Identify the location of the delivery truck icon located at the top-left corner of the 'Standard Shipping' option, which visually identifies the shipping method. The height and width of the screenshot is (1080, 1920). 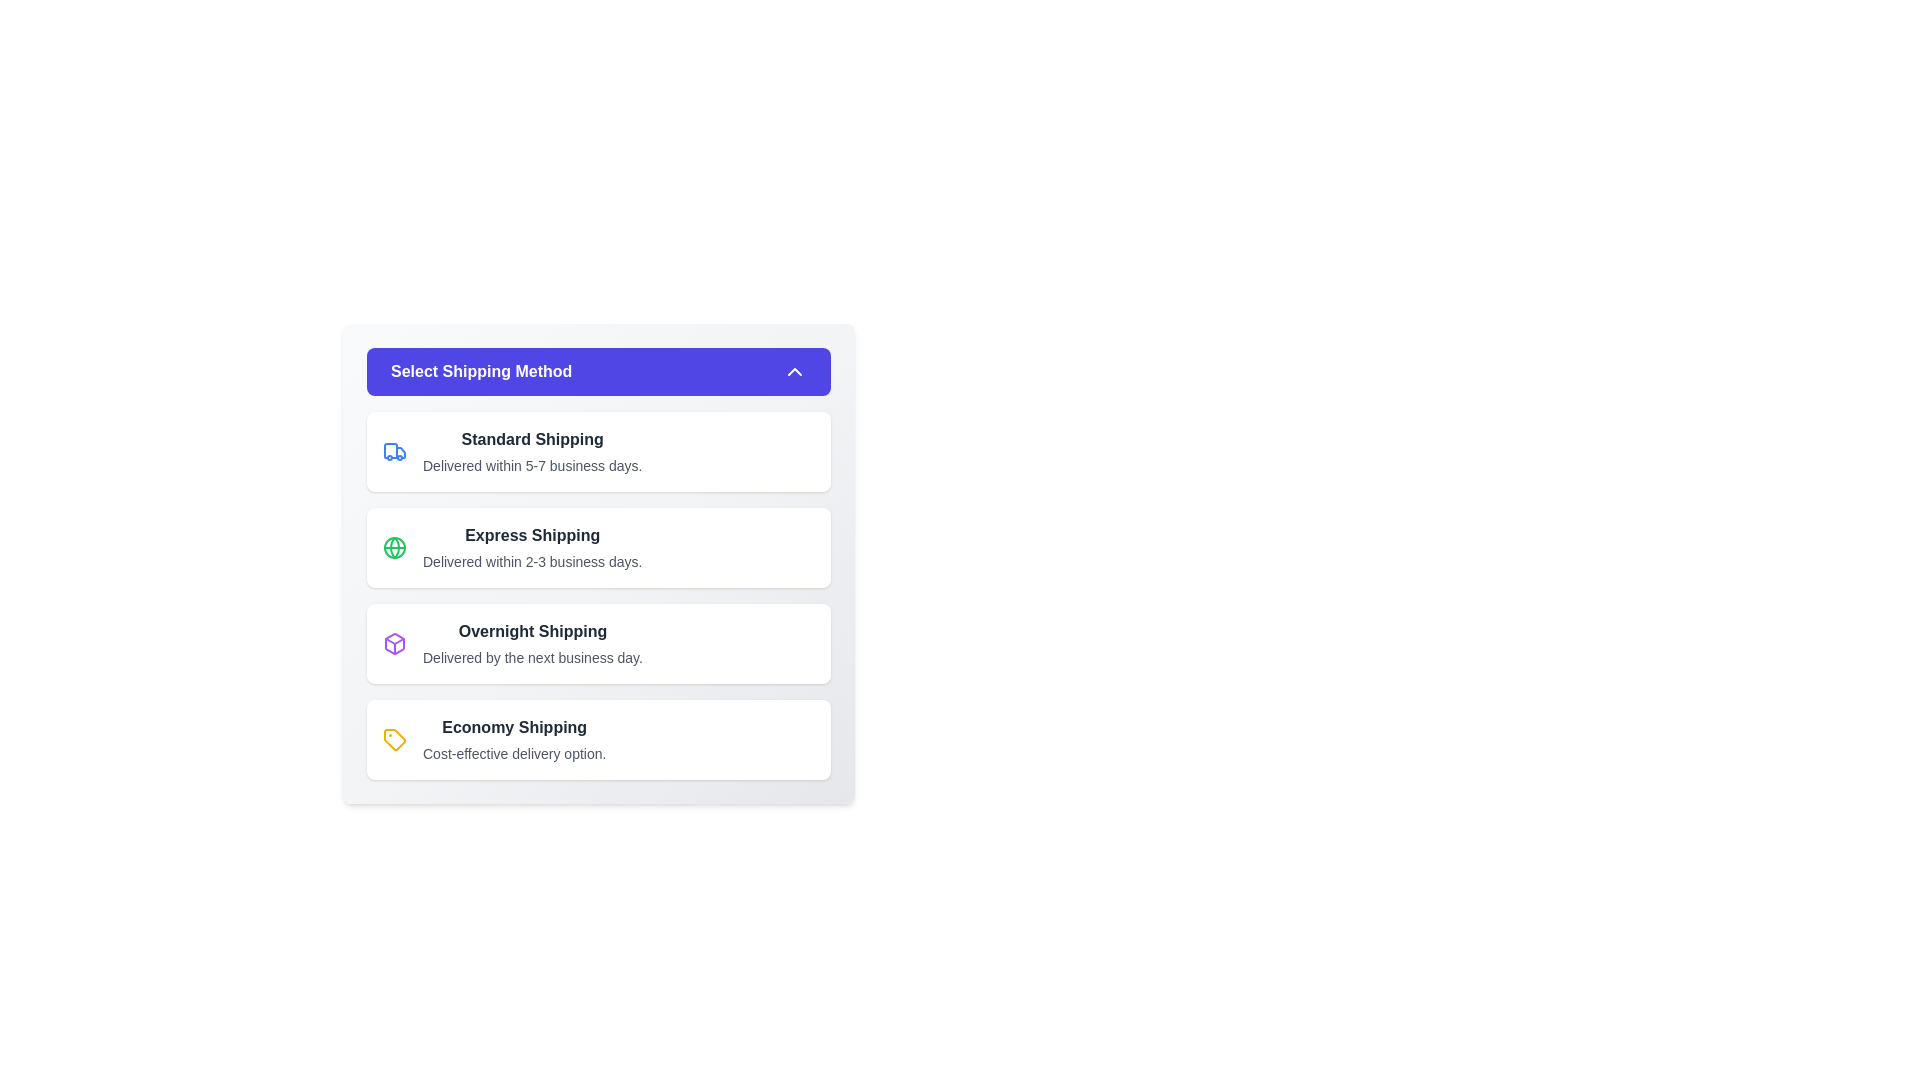
(394, 451).